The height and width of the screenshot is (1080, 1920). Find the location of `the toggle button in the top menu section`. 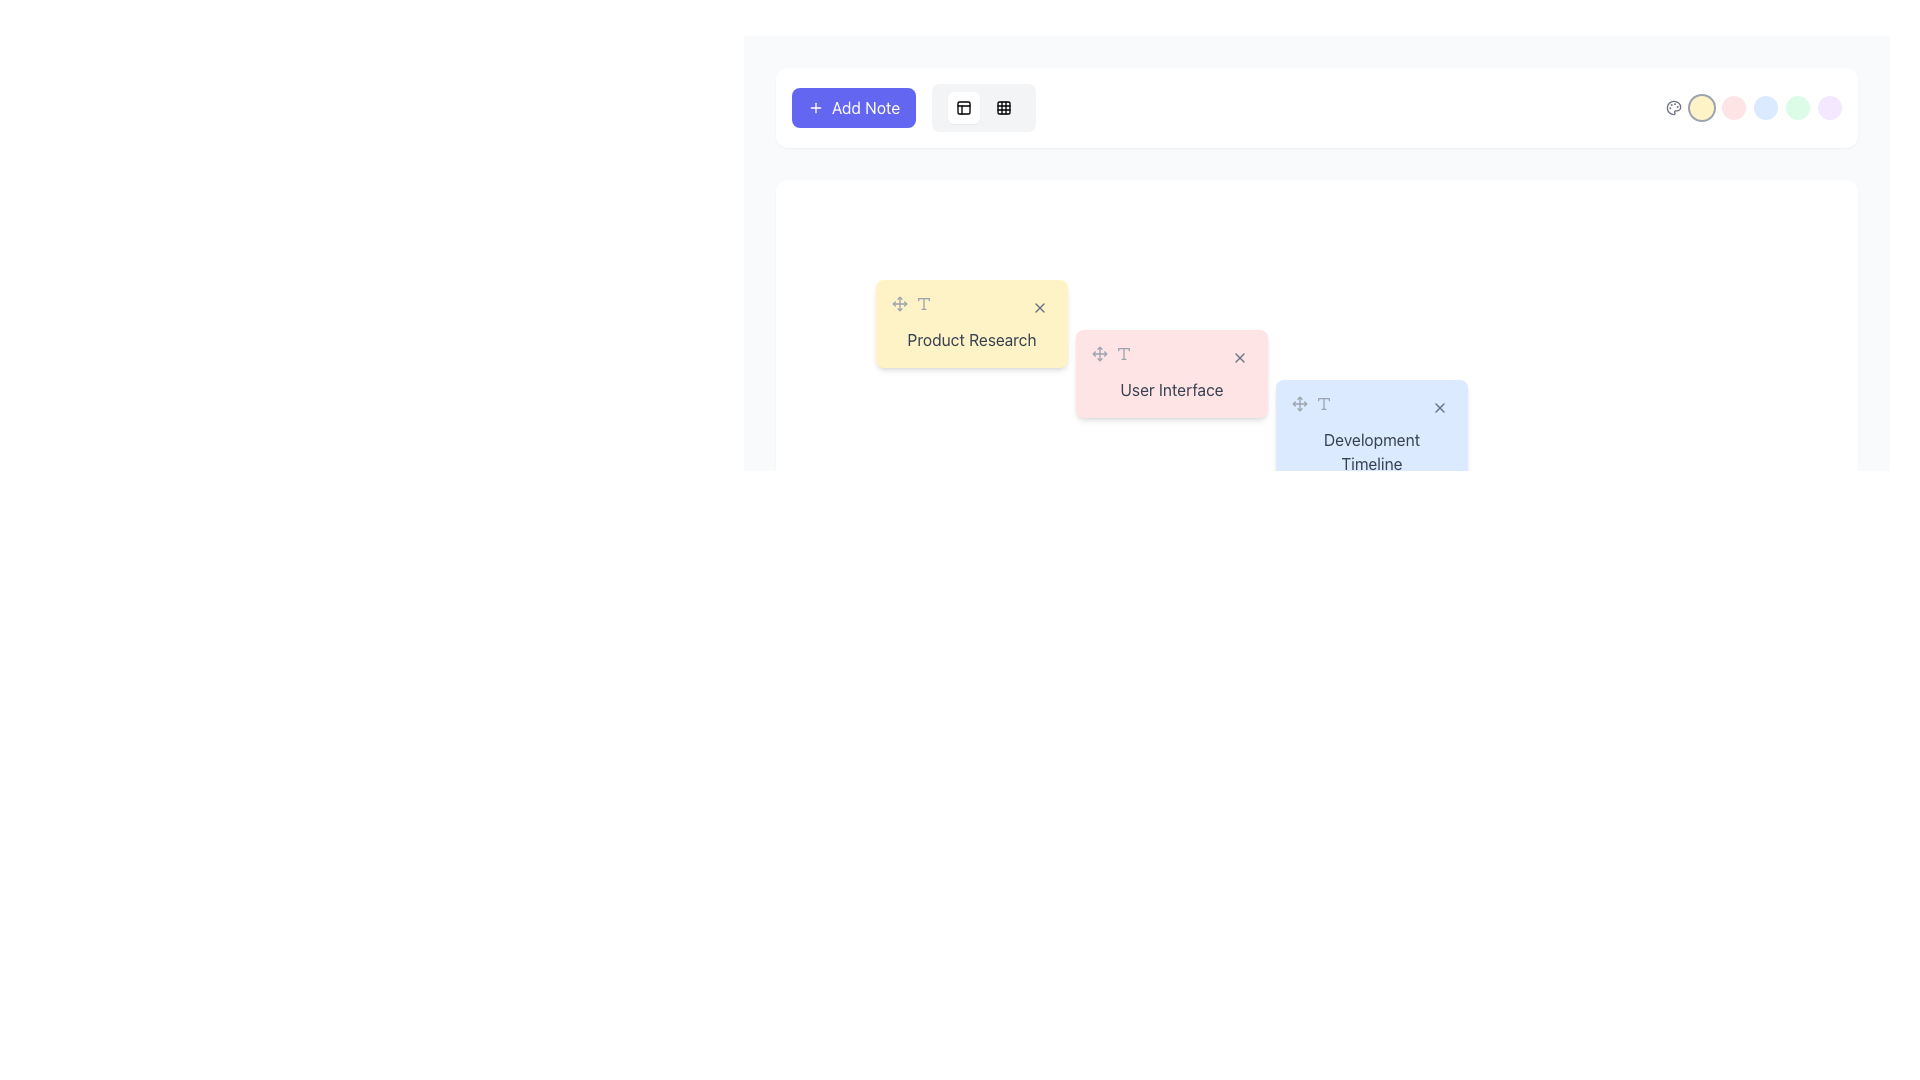

the toggle button in the top menu section is located at coordinates (964, 108).